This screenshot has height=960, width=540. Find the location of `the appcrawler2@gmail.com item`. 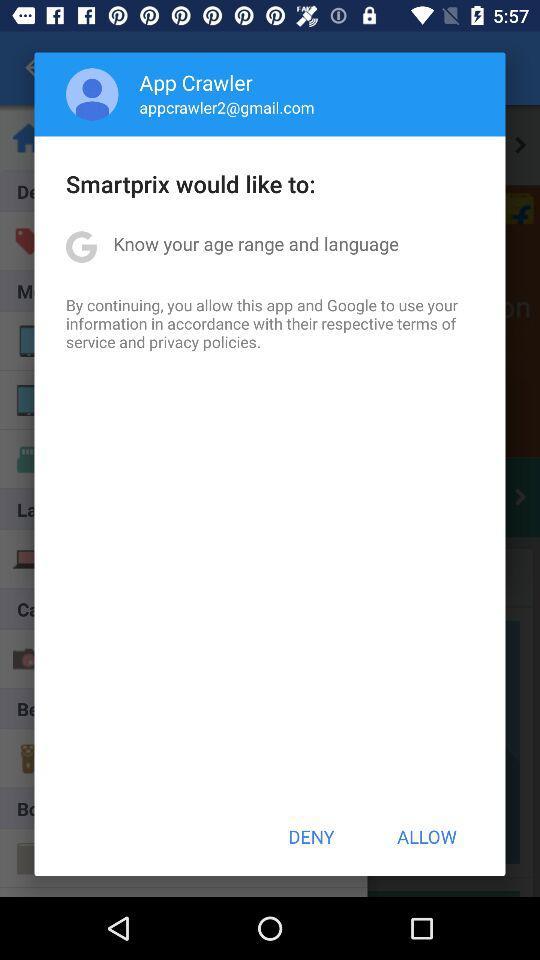

the appcrawler2@gmail.com item is located at coordinates (226, 107).